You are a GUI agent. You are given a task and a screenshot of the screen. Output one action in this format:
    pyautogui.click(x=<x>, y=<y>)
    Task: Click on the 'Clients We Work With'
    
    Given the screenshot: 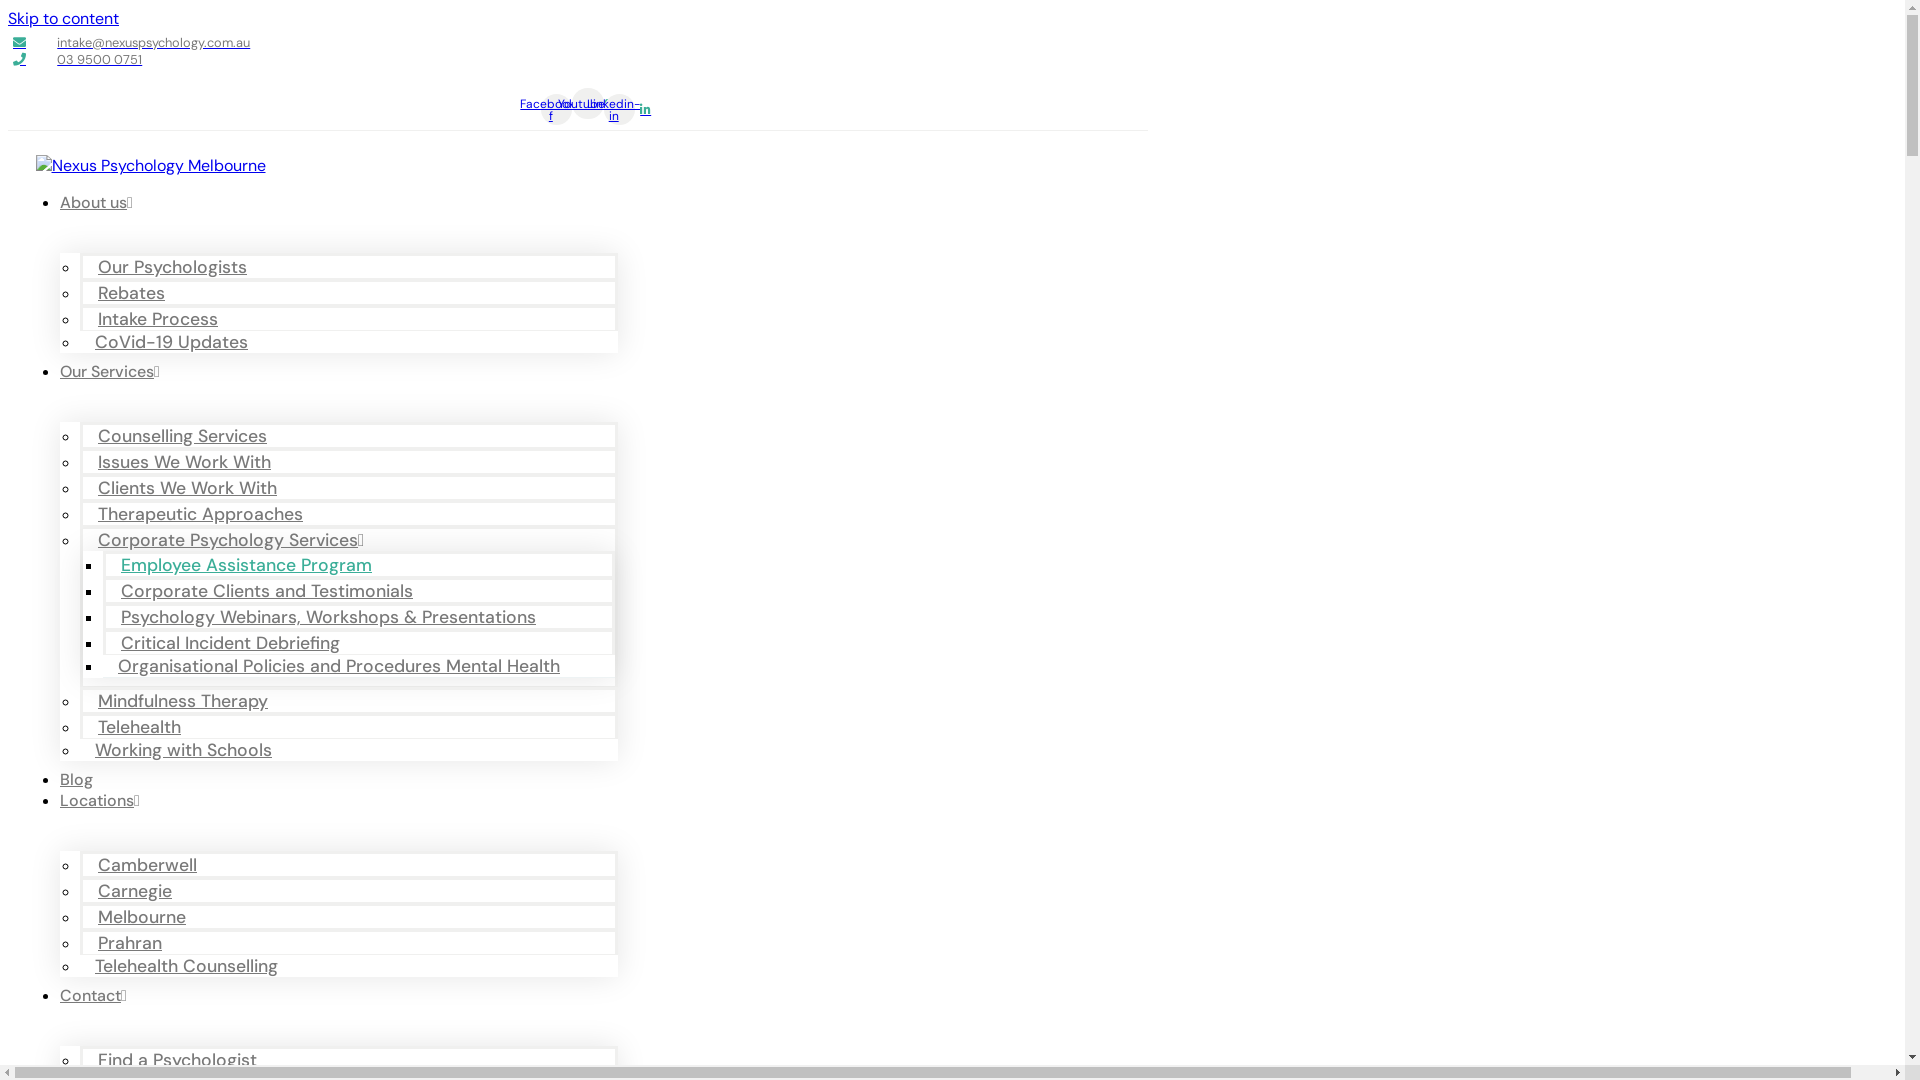 What is the action you would take?
    pyautogui.click(x=192, y=488)
    